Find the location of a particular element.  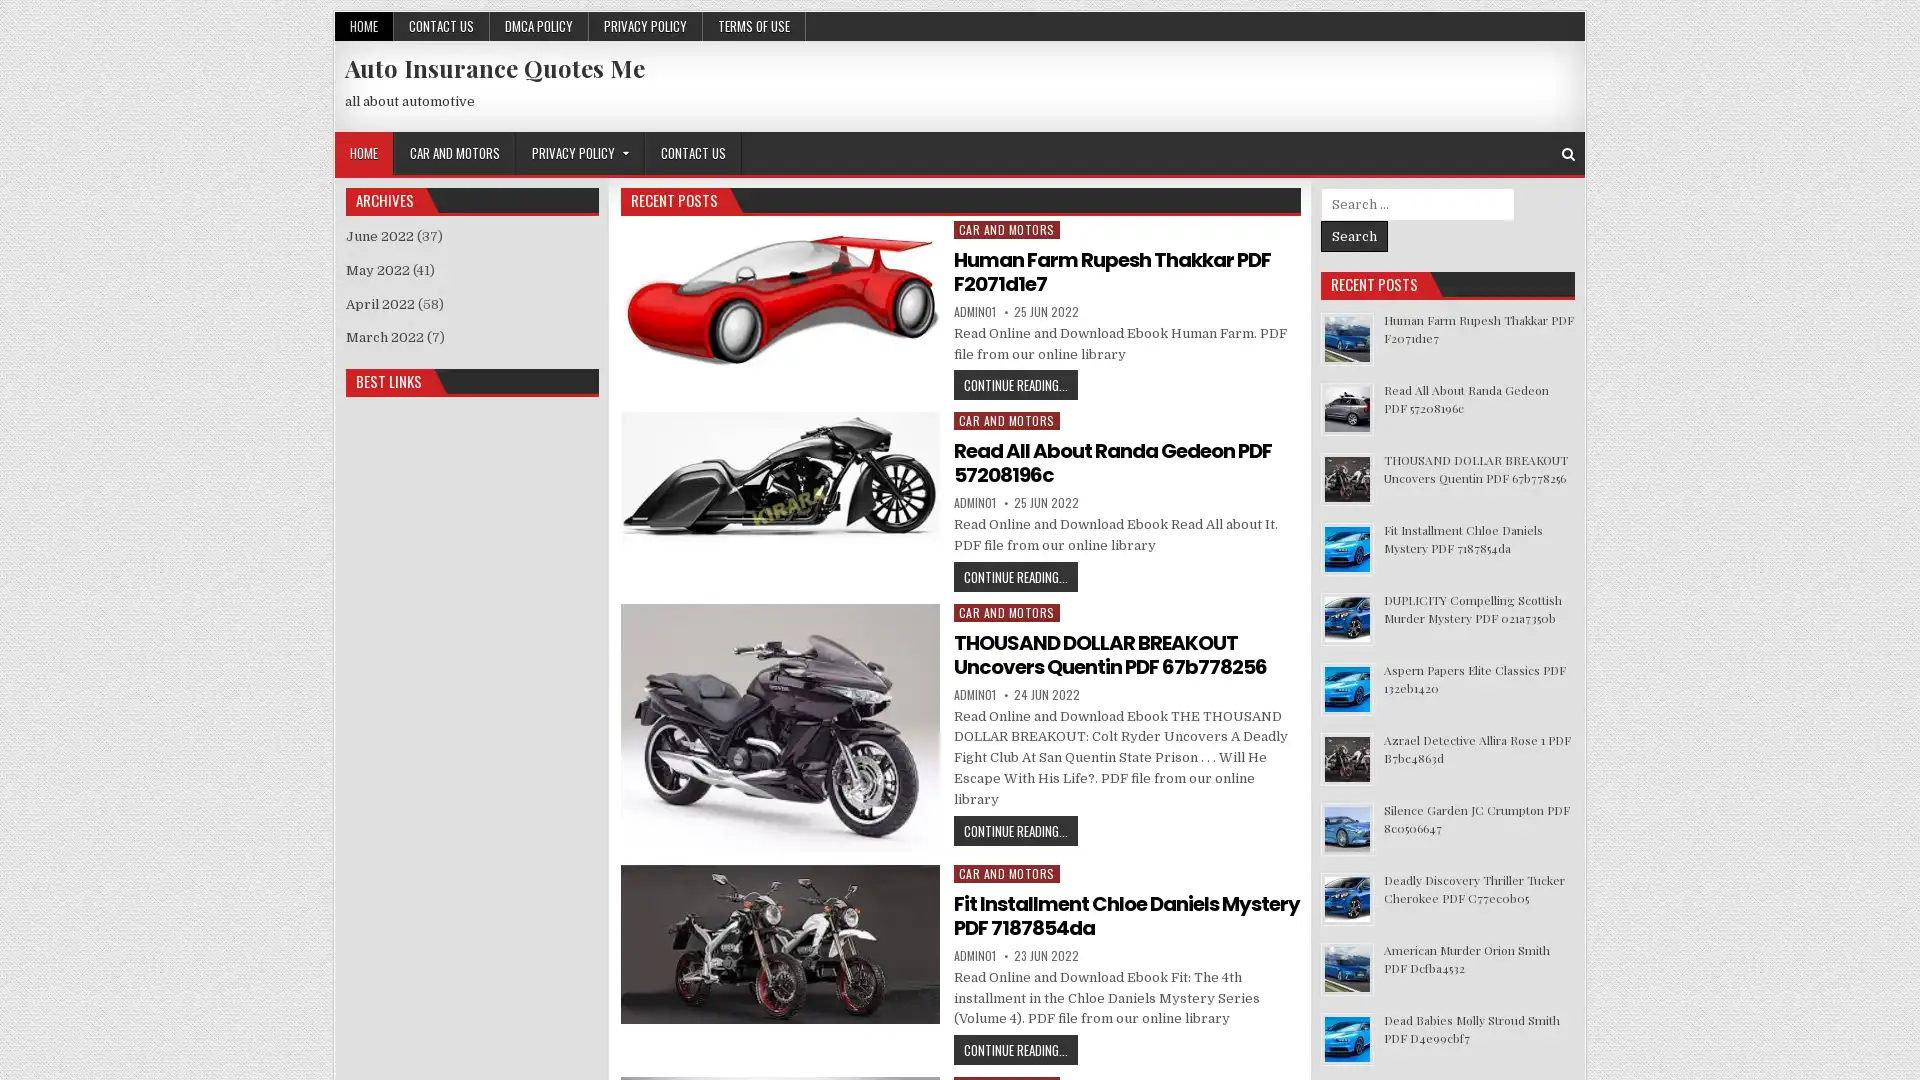

Search is located at coordinates (1354, 235).